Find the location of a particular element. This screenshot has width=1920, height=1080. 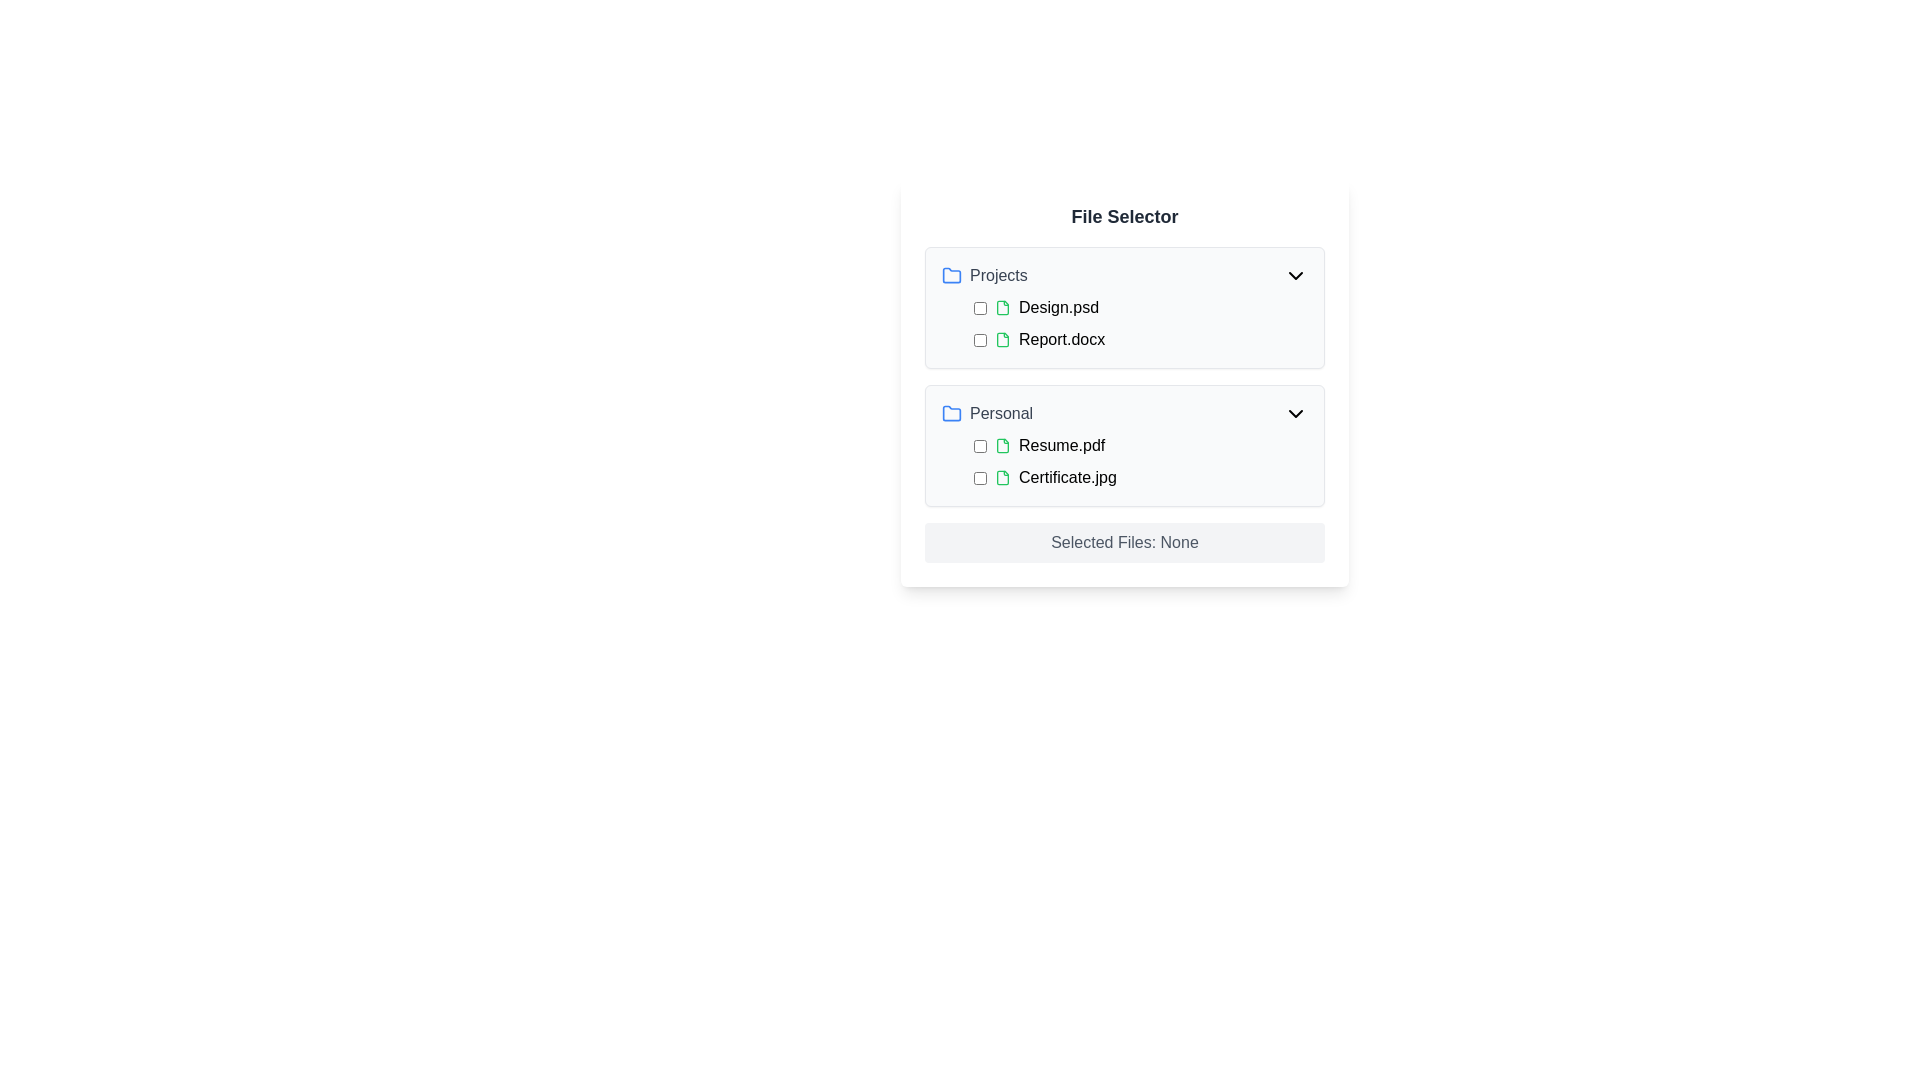

the first file item labeled 'Resume.pdf' under the 'Personal' section is located at coordinates (1141, 445).